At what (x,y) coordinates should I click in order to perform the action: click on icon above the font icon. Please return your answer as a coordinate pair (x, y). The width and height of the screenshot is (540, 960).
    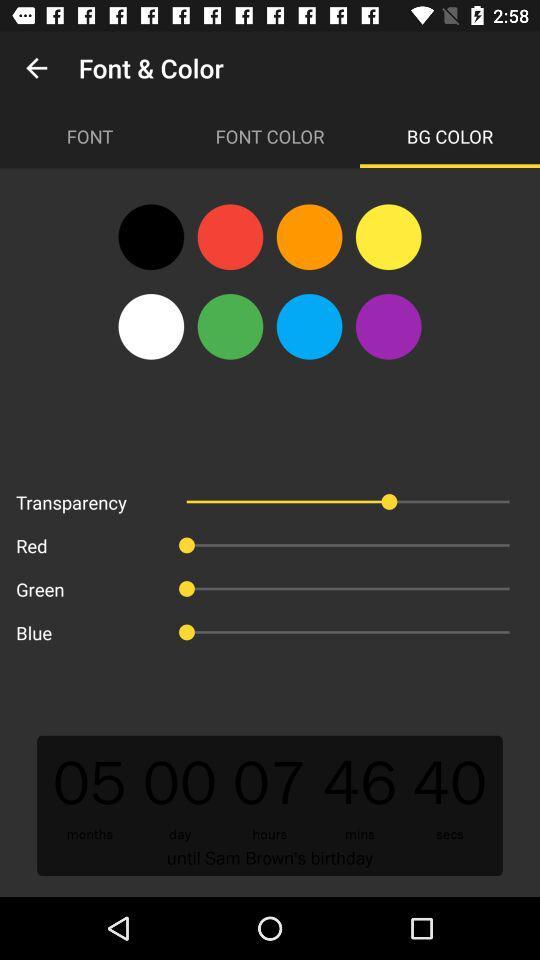
    Looking at the image, I should click on (36, 68).